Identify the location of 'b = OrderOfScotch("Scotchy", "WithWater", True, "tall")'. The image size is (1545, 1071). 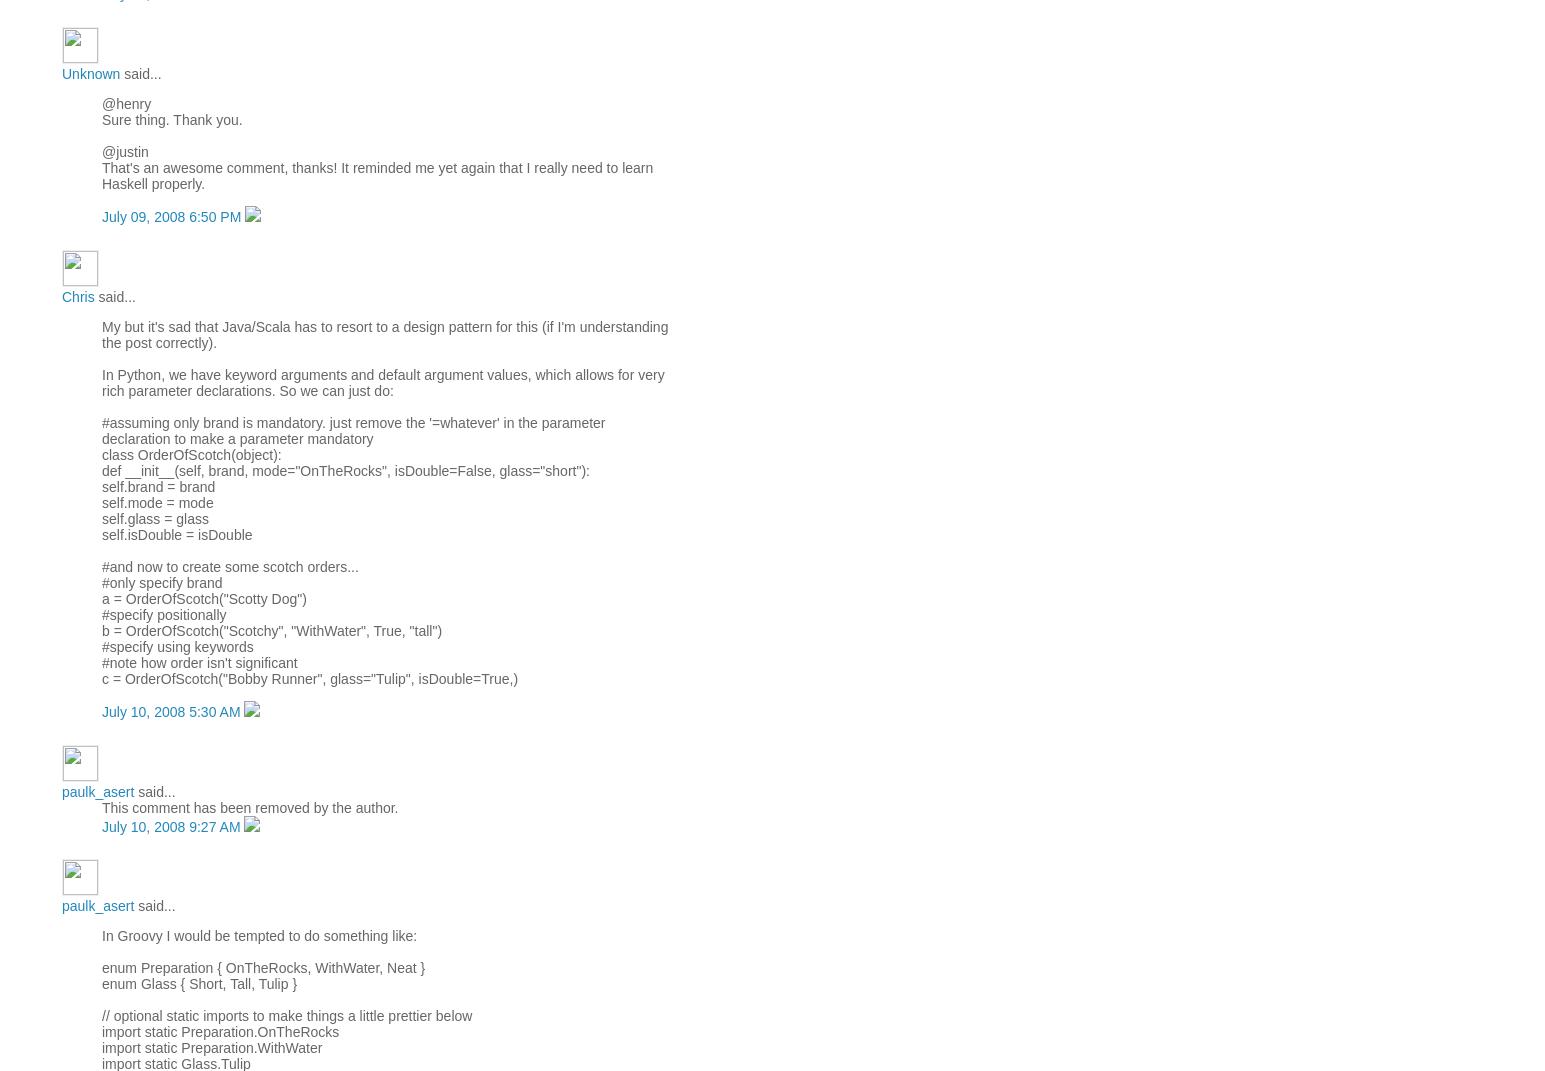
(272, 628).